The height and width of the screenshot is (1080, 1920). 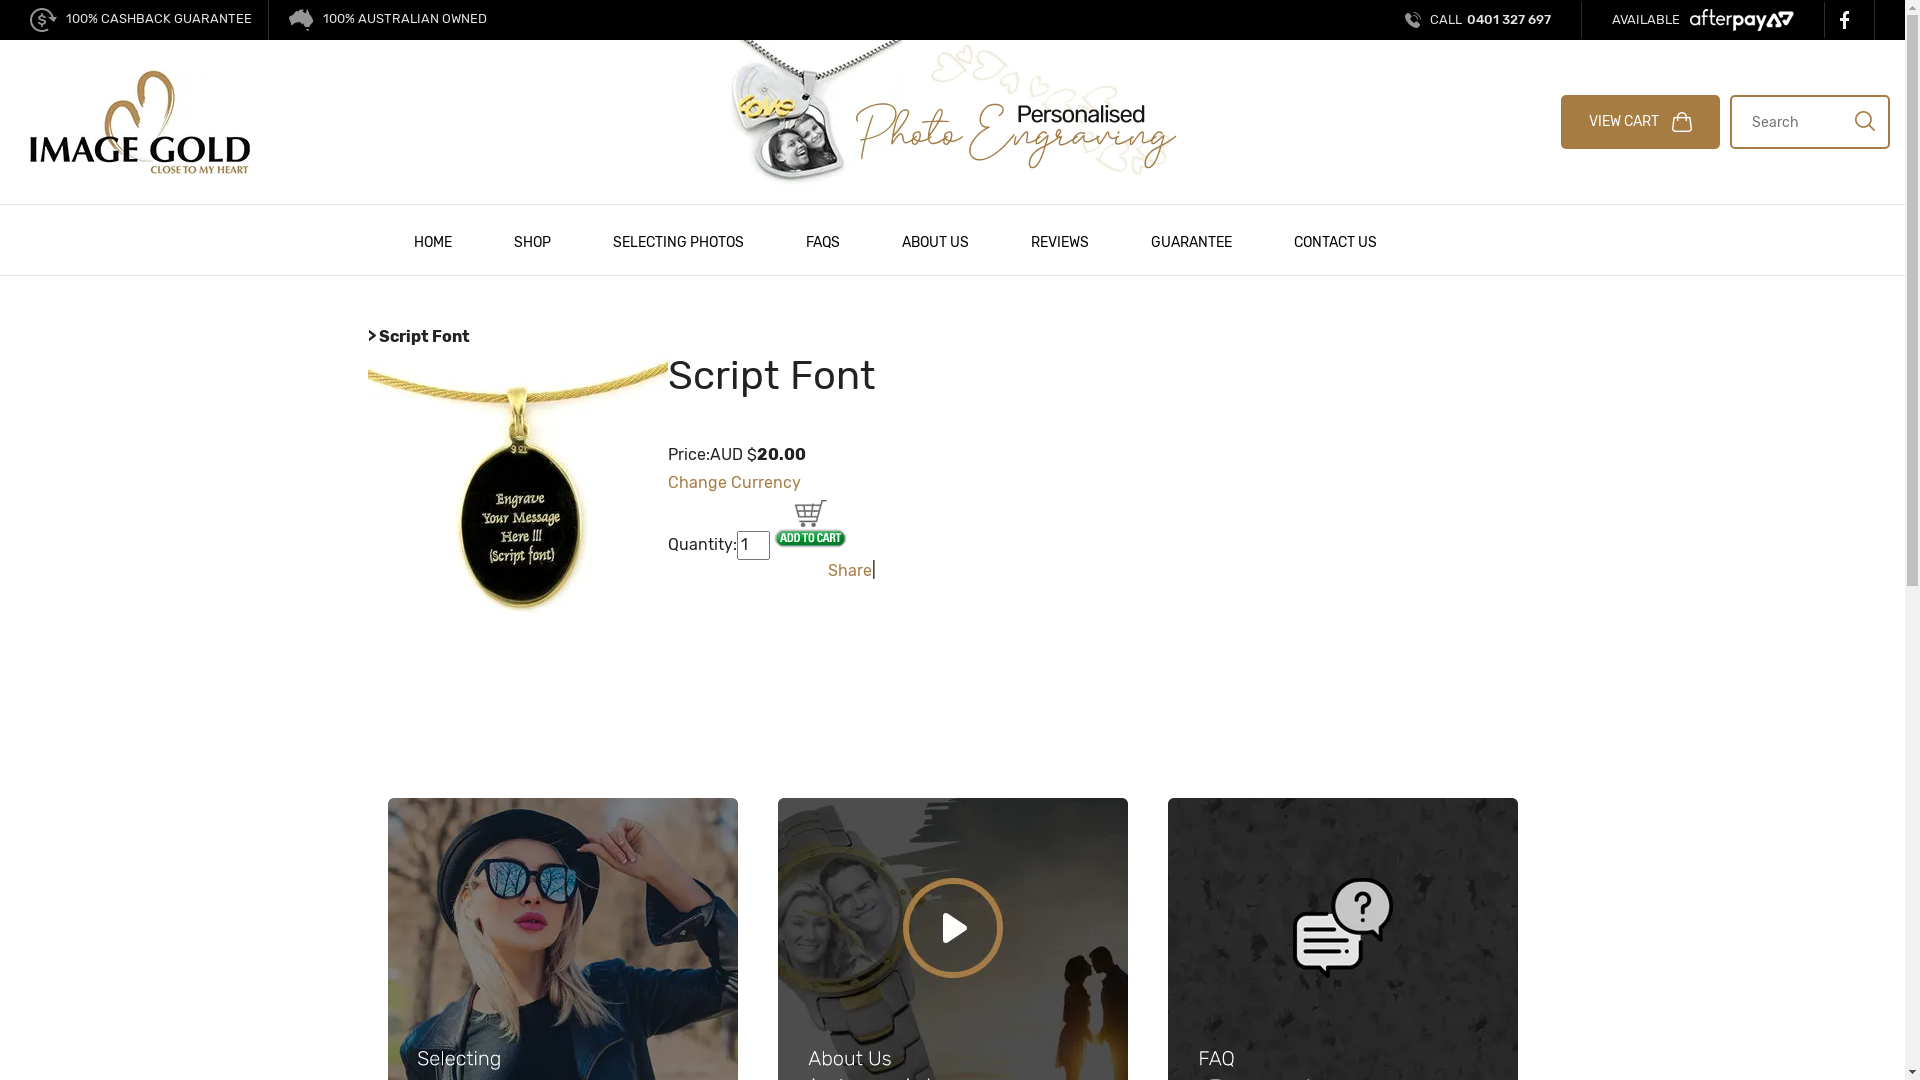 What do you see at coordinates (1334, 239) in the screenshot?
I see `'CONTACT US'` at bounding box center [1334, 239].